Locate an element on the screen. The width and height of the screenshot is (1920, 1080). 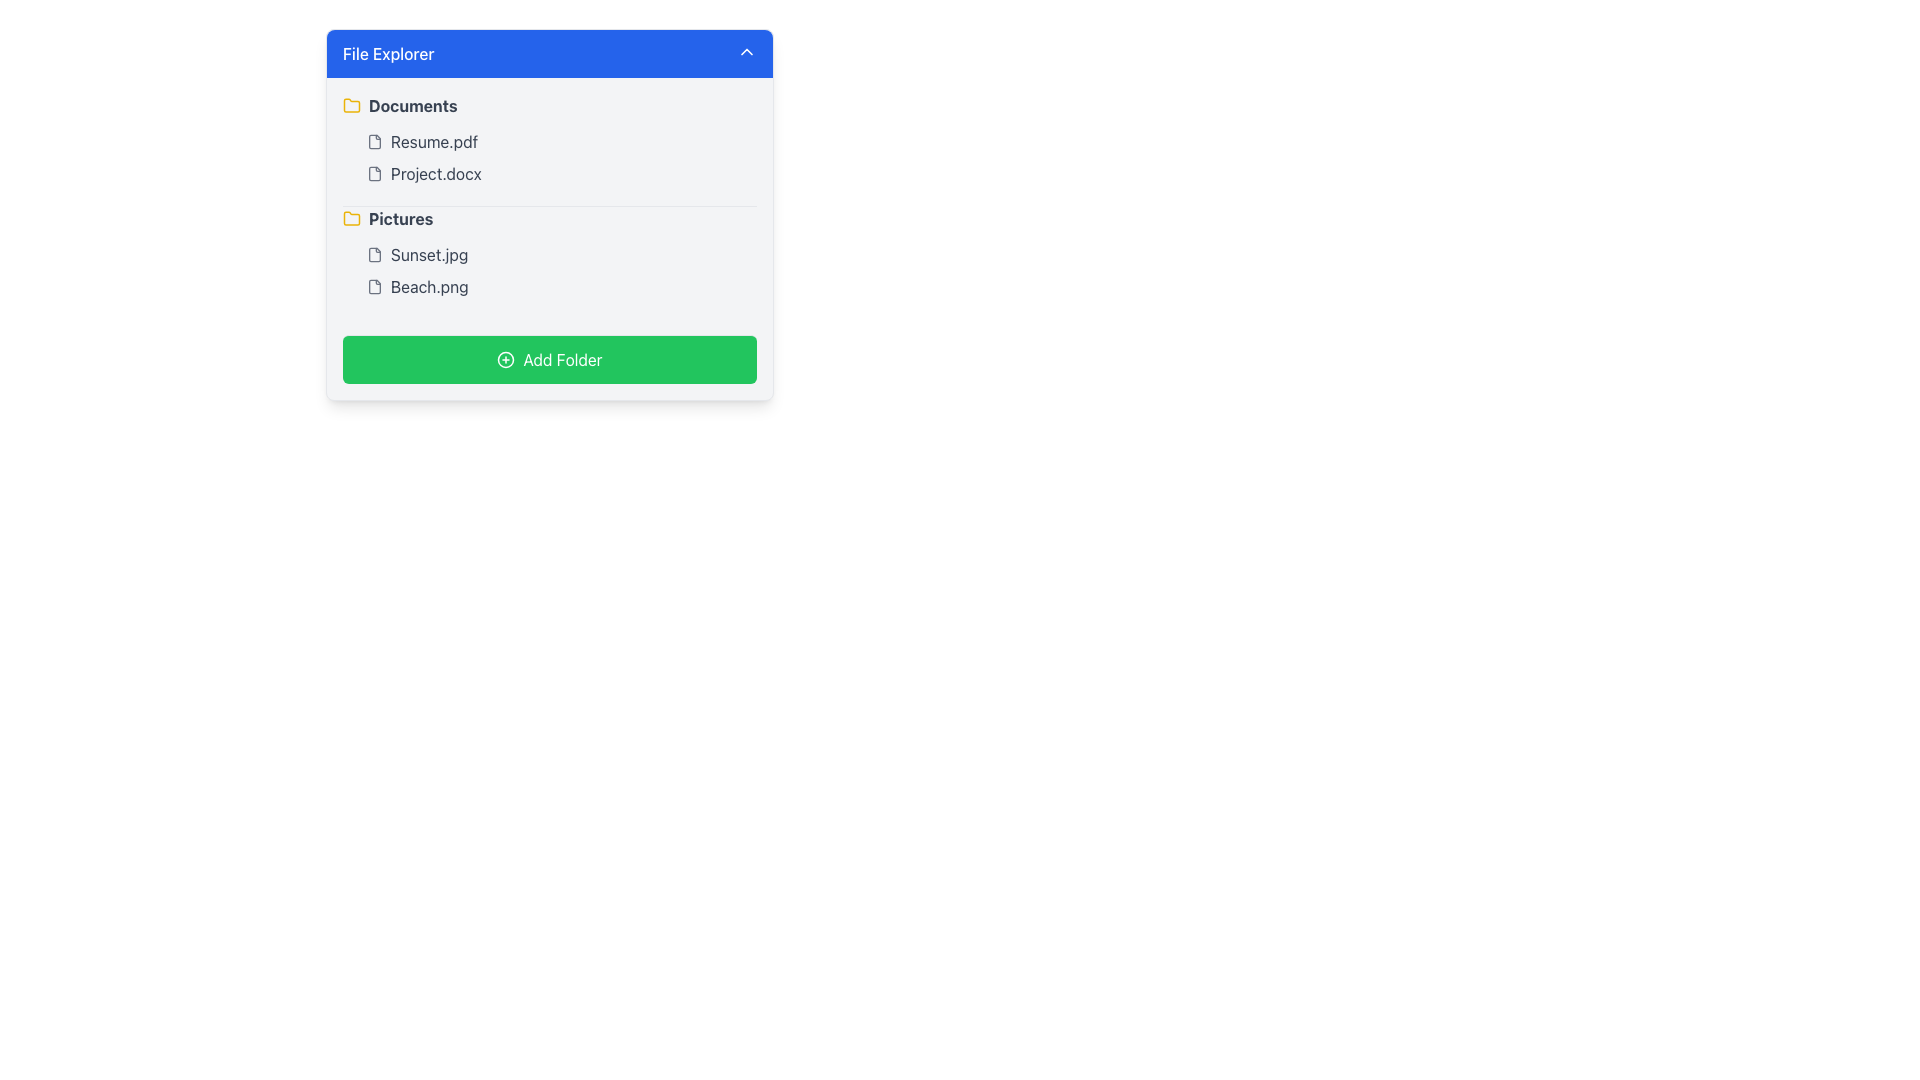
the text label representing the file 'Resume.pdf' located in the Documents section of the file explorer is located at coordinates (433, 141).